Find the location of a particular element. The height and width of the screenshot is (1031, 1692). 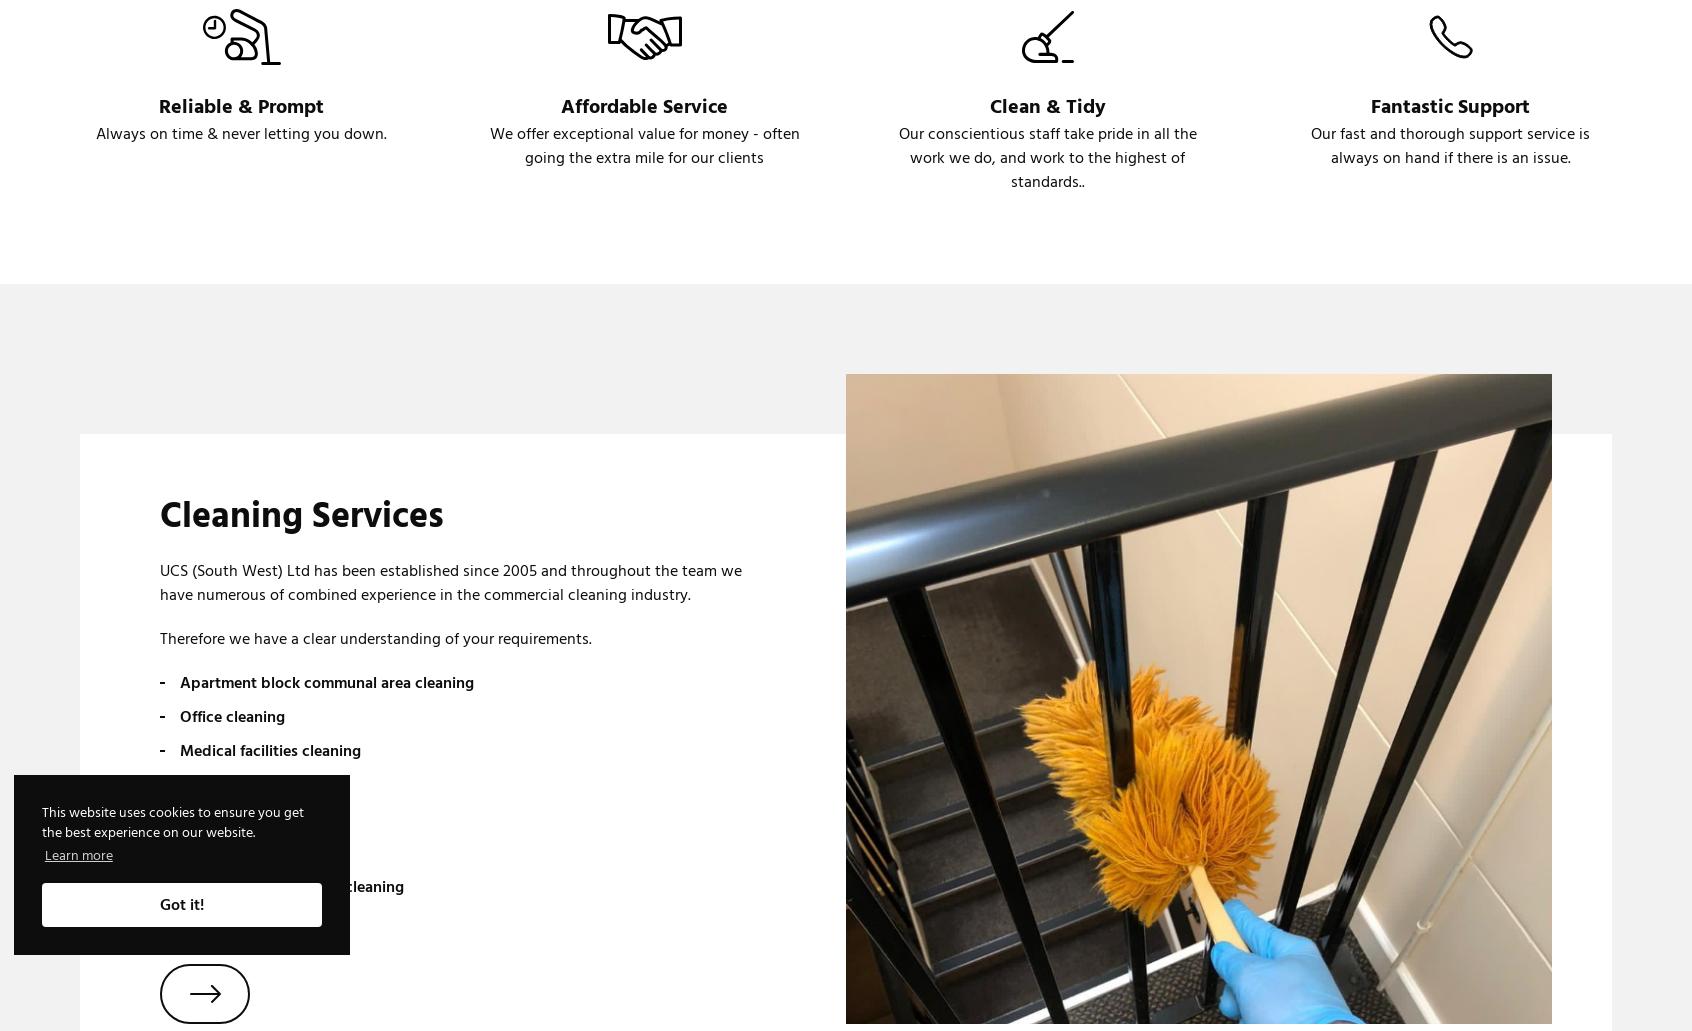

'Clean & Tidy' is located at coordinates (987, 106).